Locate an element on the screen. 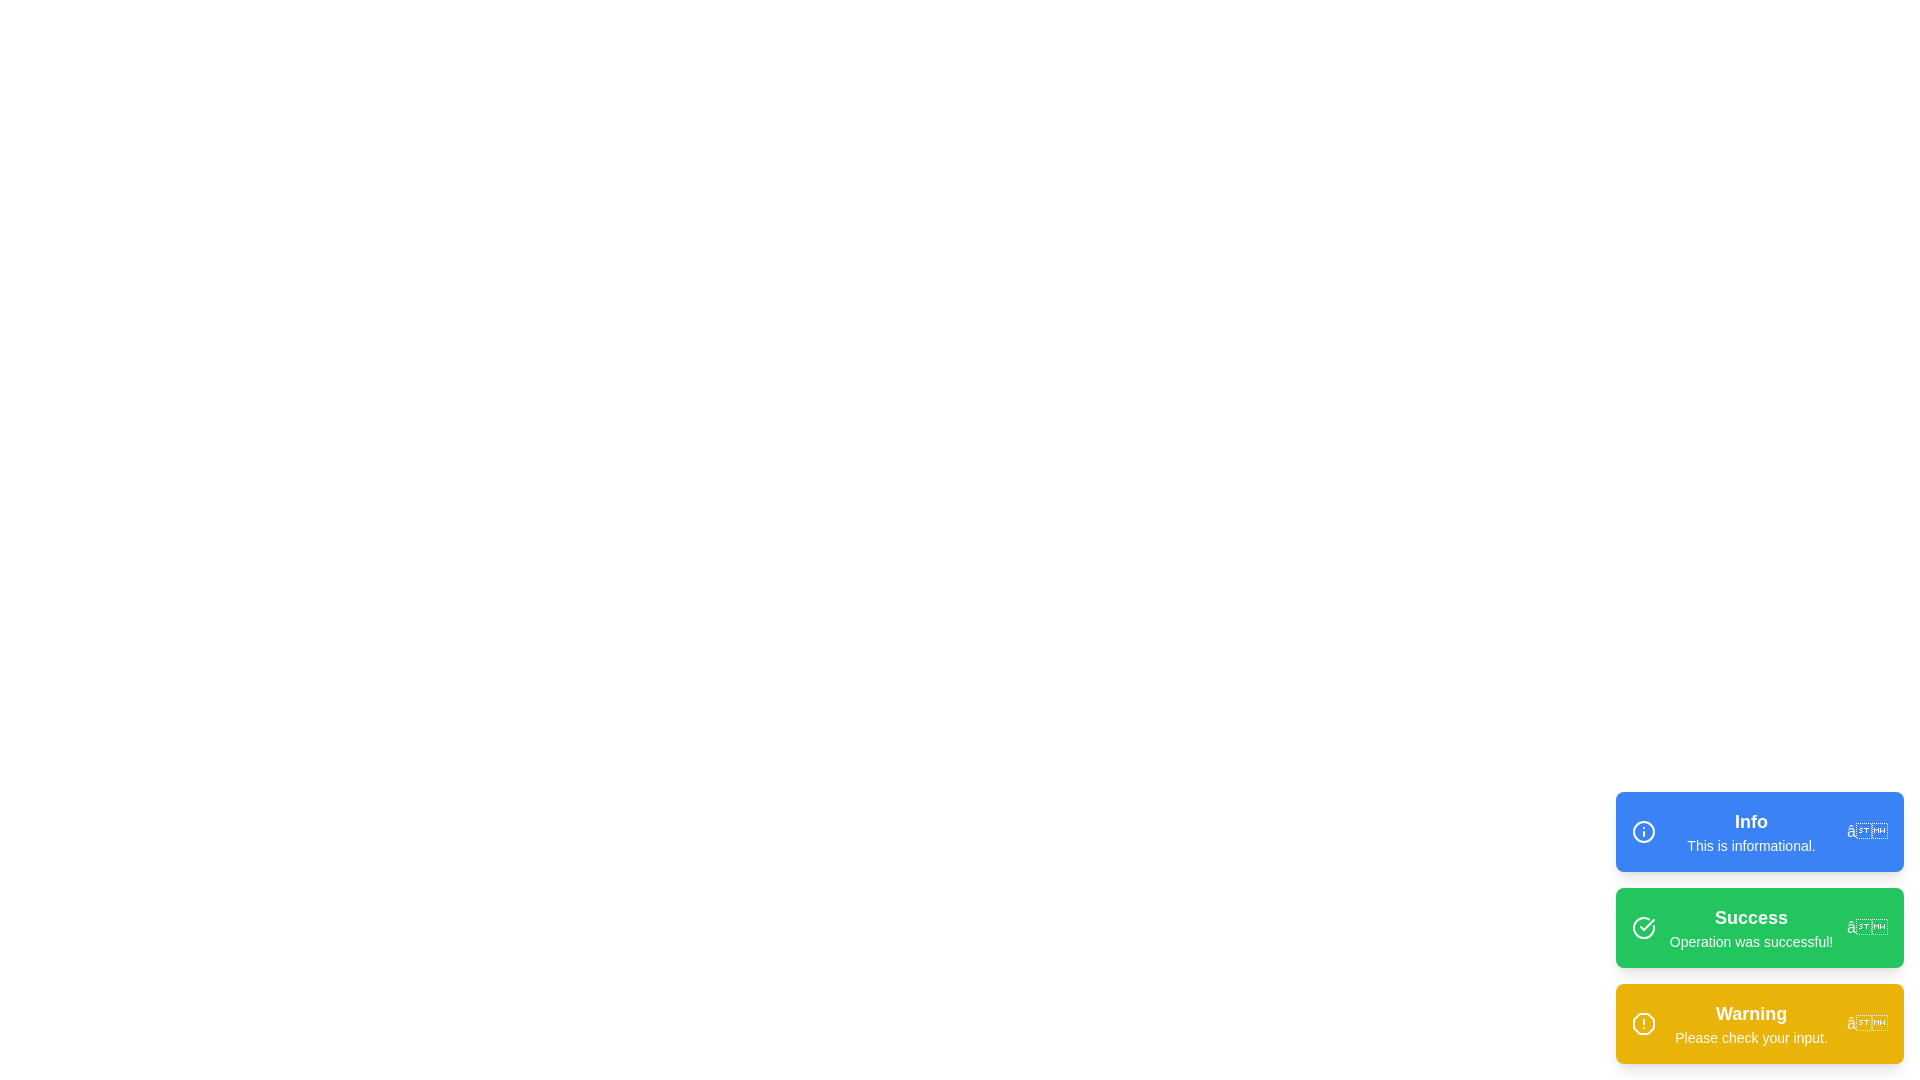 This screenshot has height=1080, width=1920. the blue circular informational icon located prominently to the left of the title text 'Info' is located at coordinates (1643, 832).